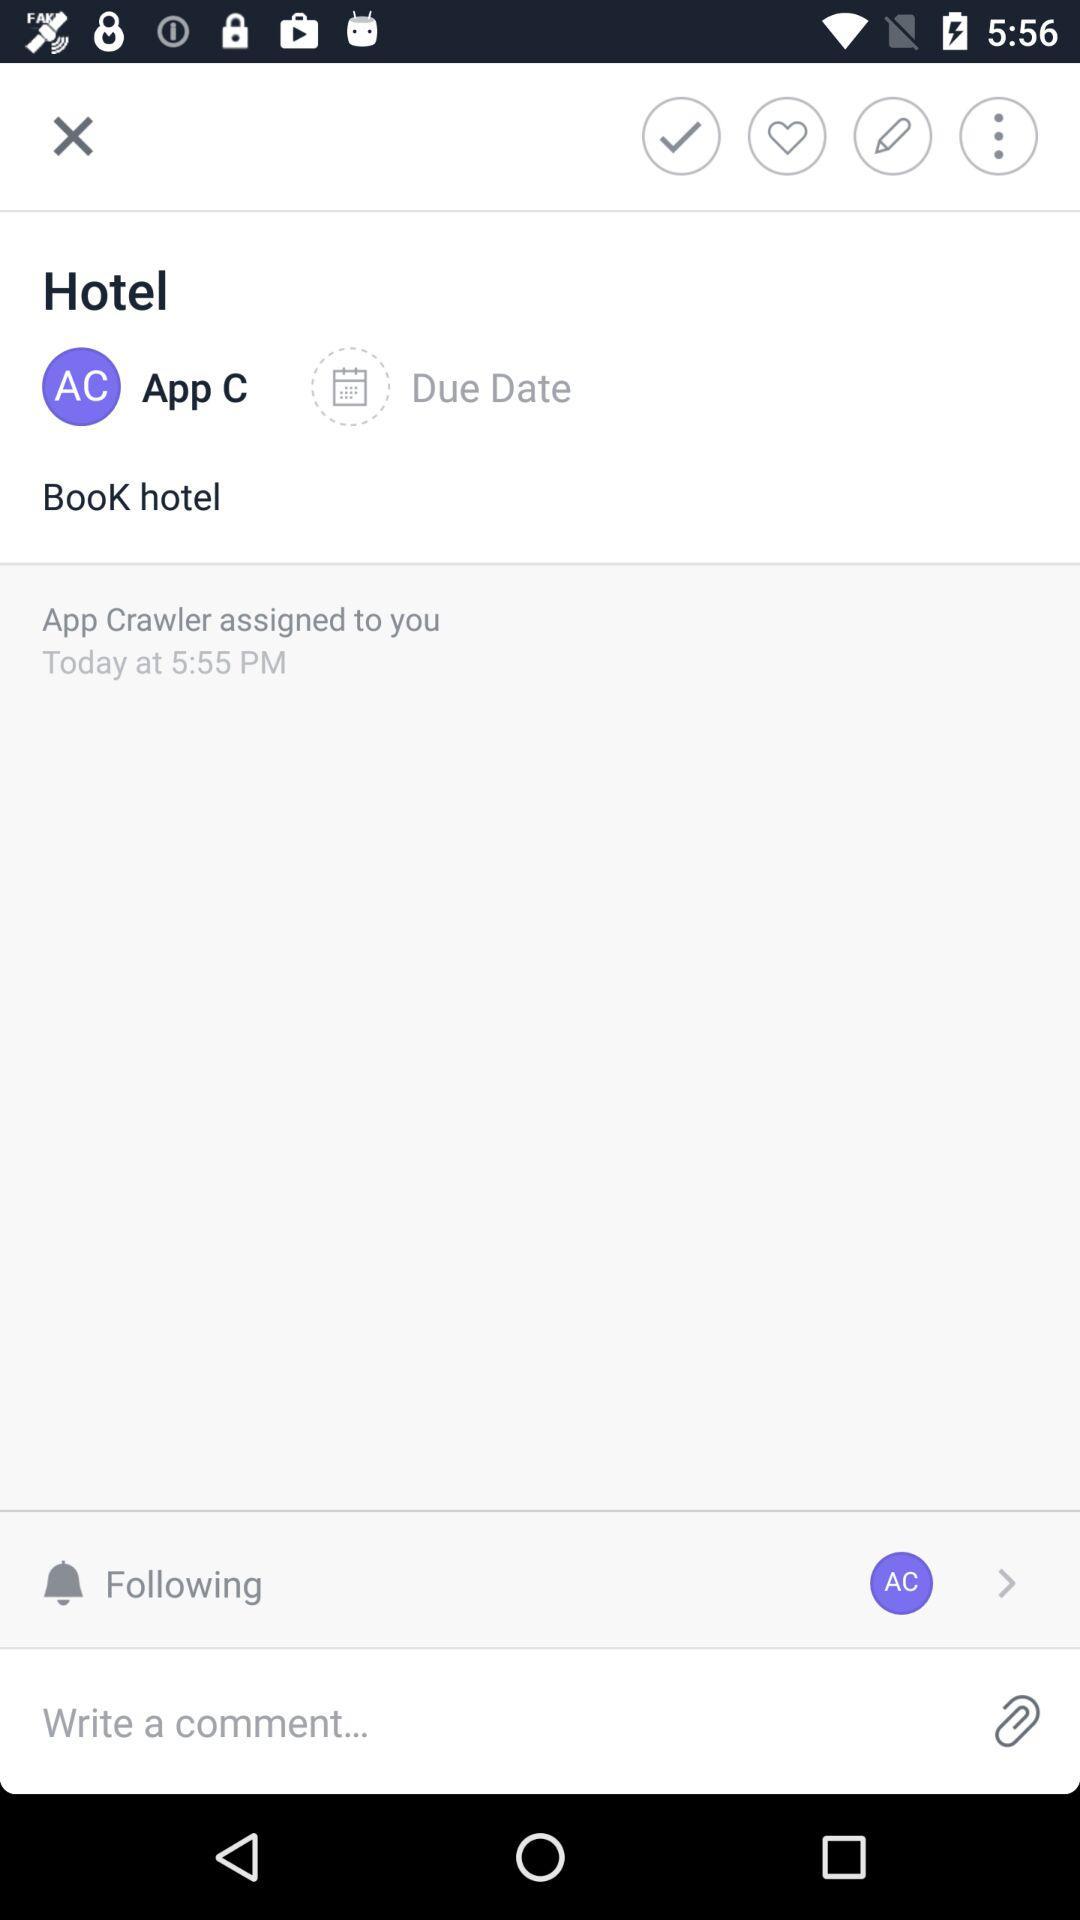  What do you see at coordinates (477, 1720) in the screenshot?
I see `write a comment` at bounding box center [477, 1720].